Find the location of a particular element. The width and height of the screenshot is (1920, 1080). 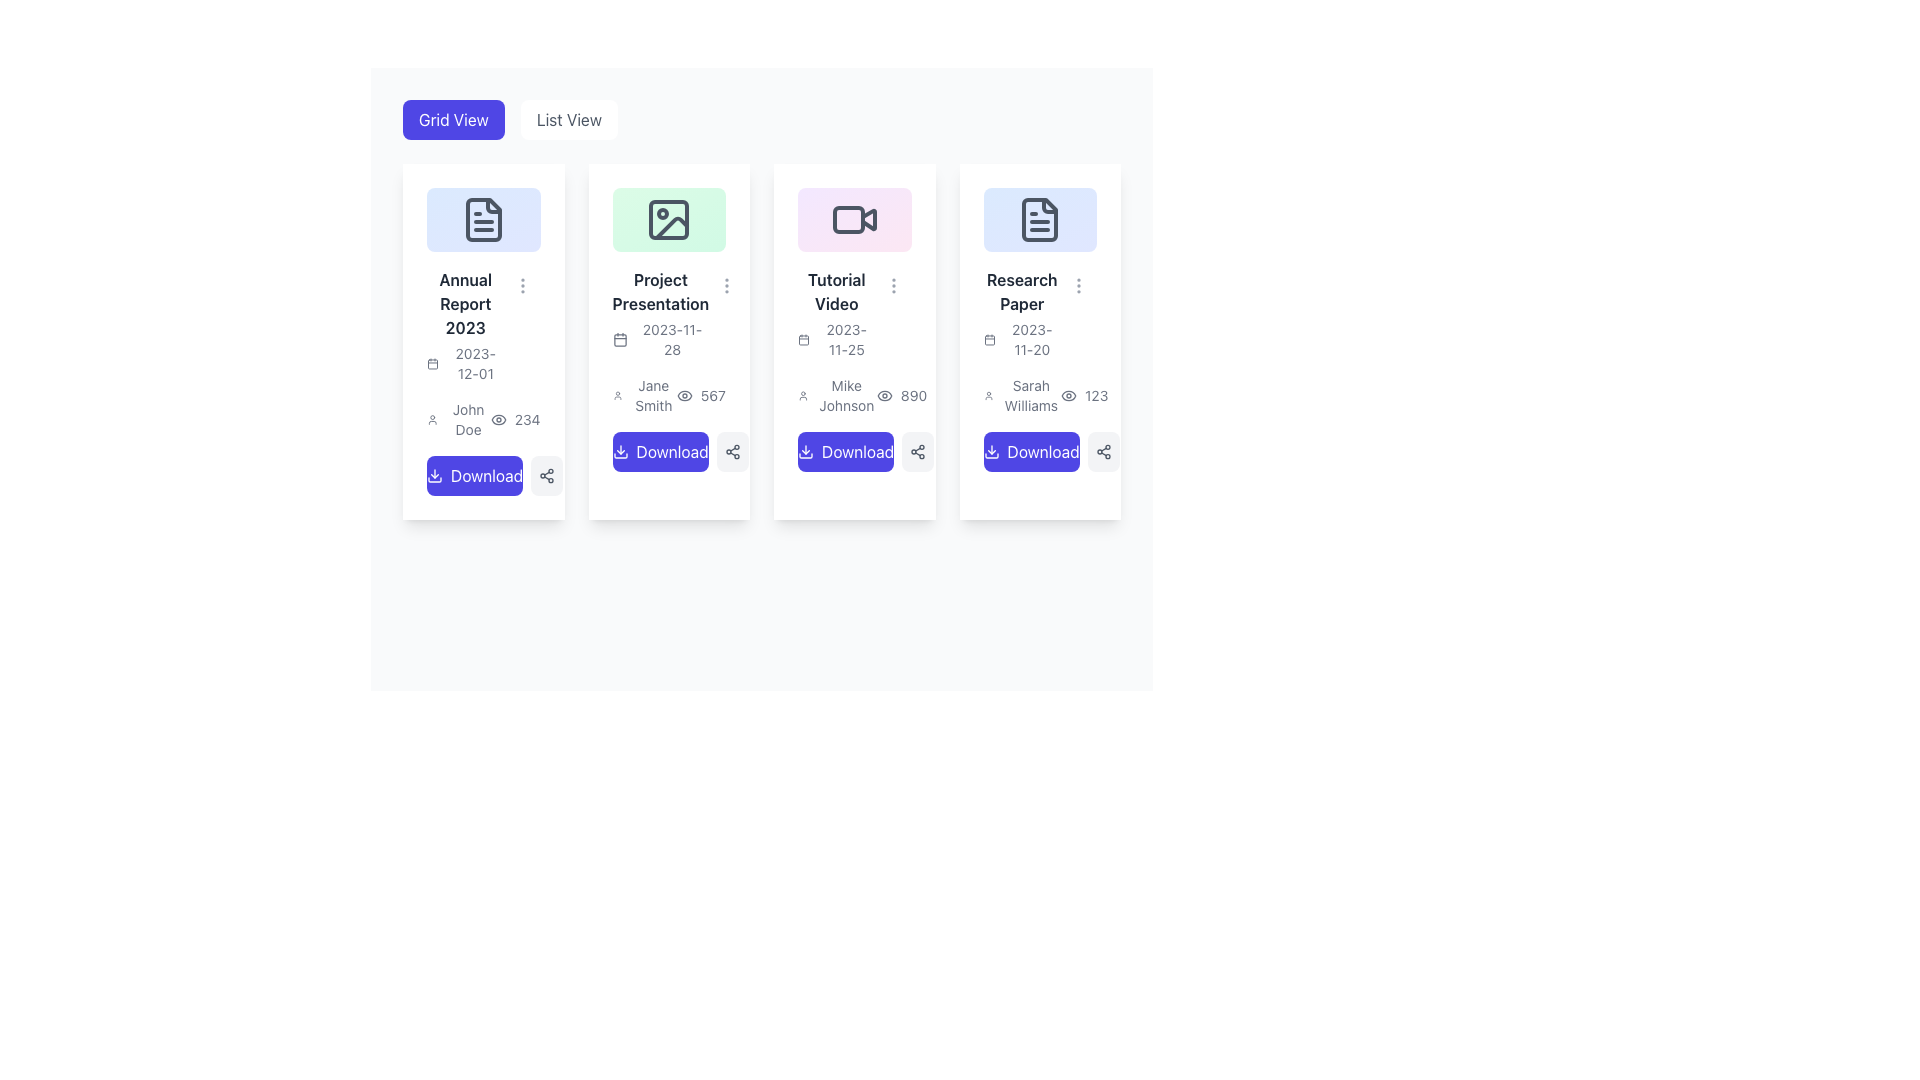

the Text label that displays the author or user associated with the document within the fourth card, located below the title and date, and above the view count, next to a user icon is located at coordinates (1031, 395).